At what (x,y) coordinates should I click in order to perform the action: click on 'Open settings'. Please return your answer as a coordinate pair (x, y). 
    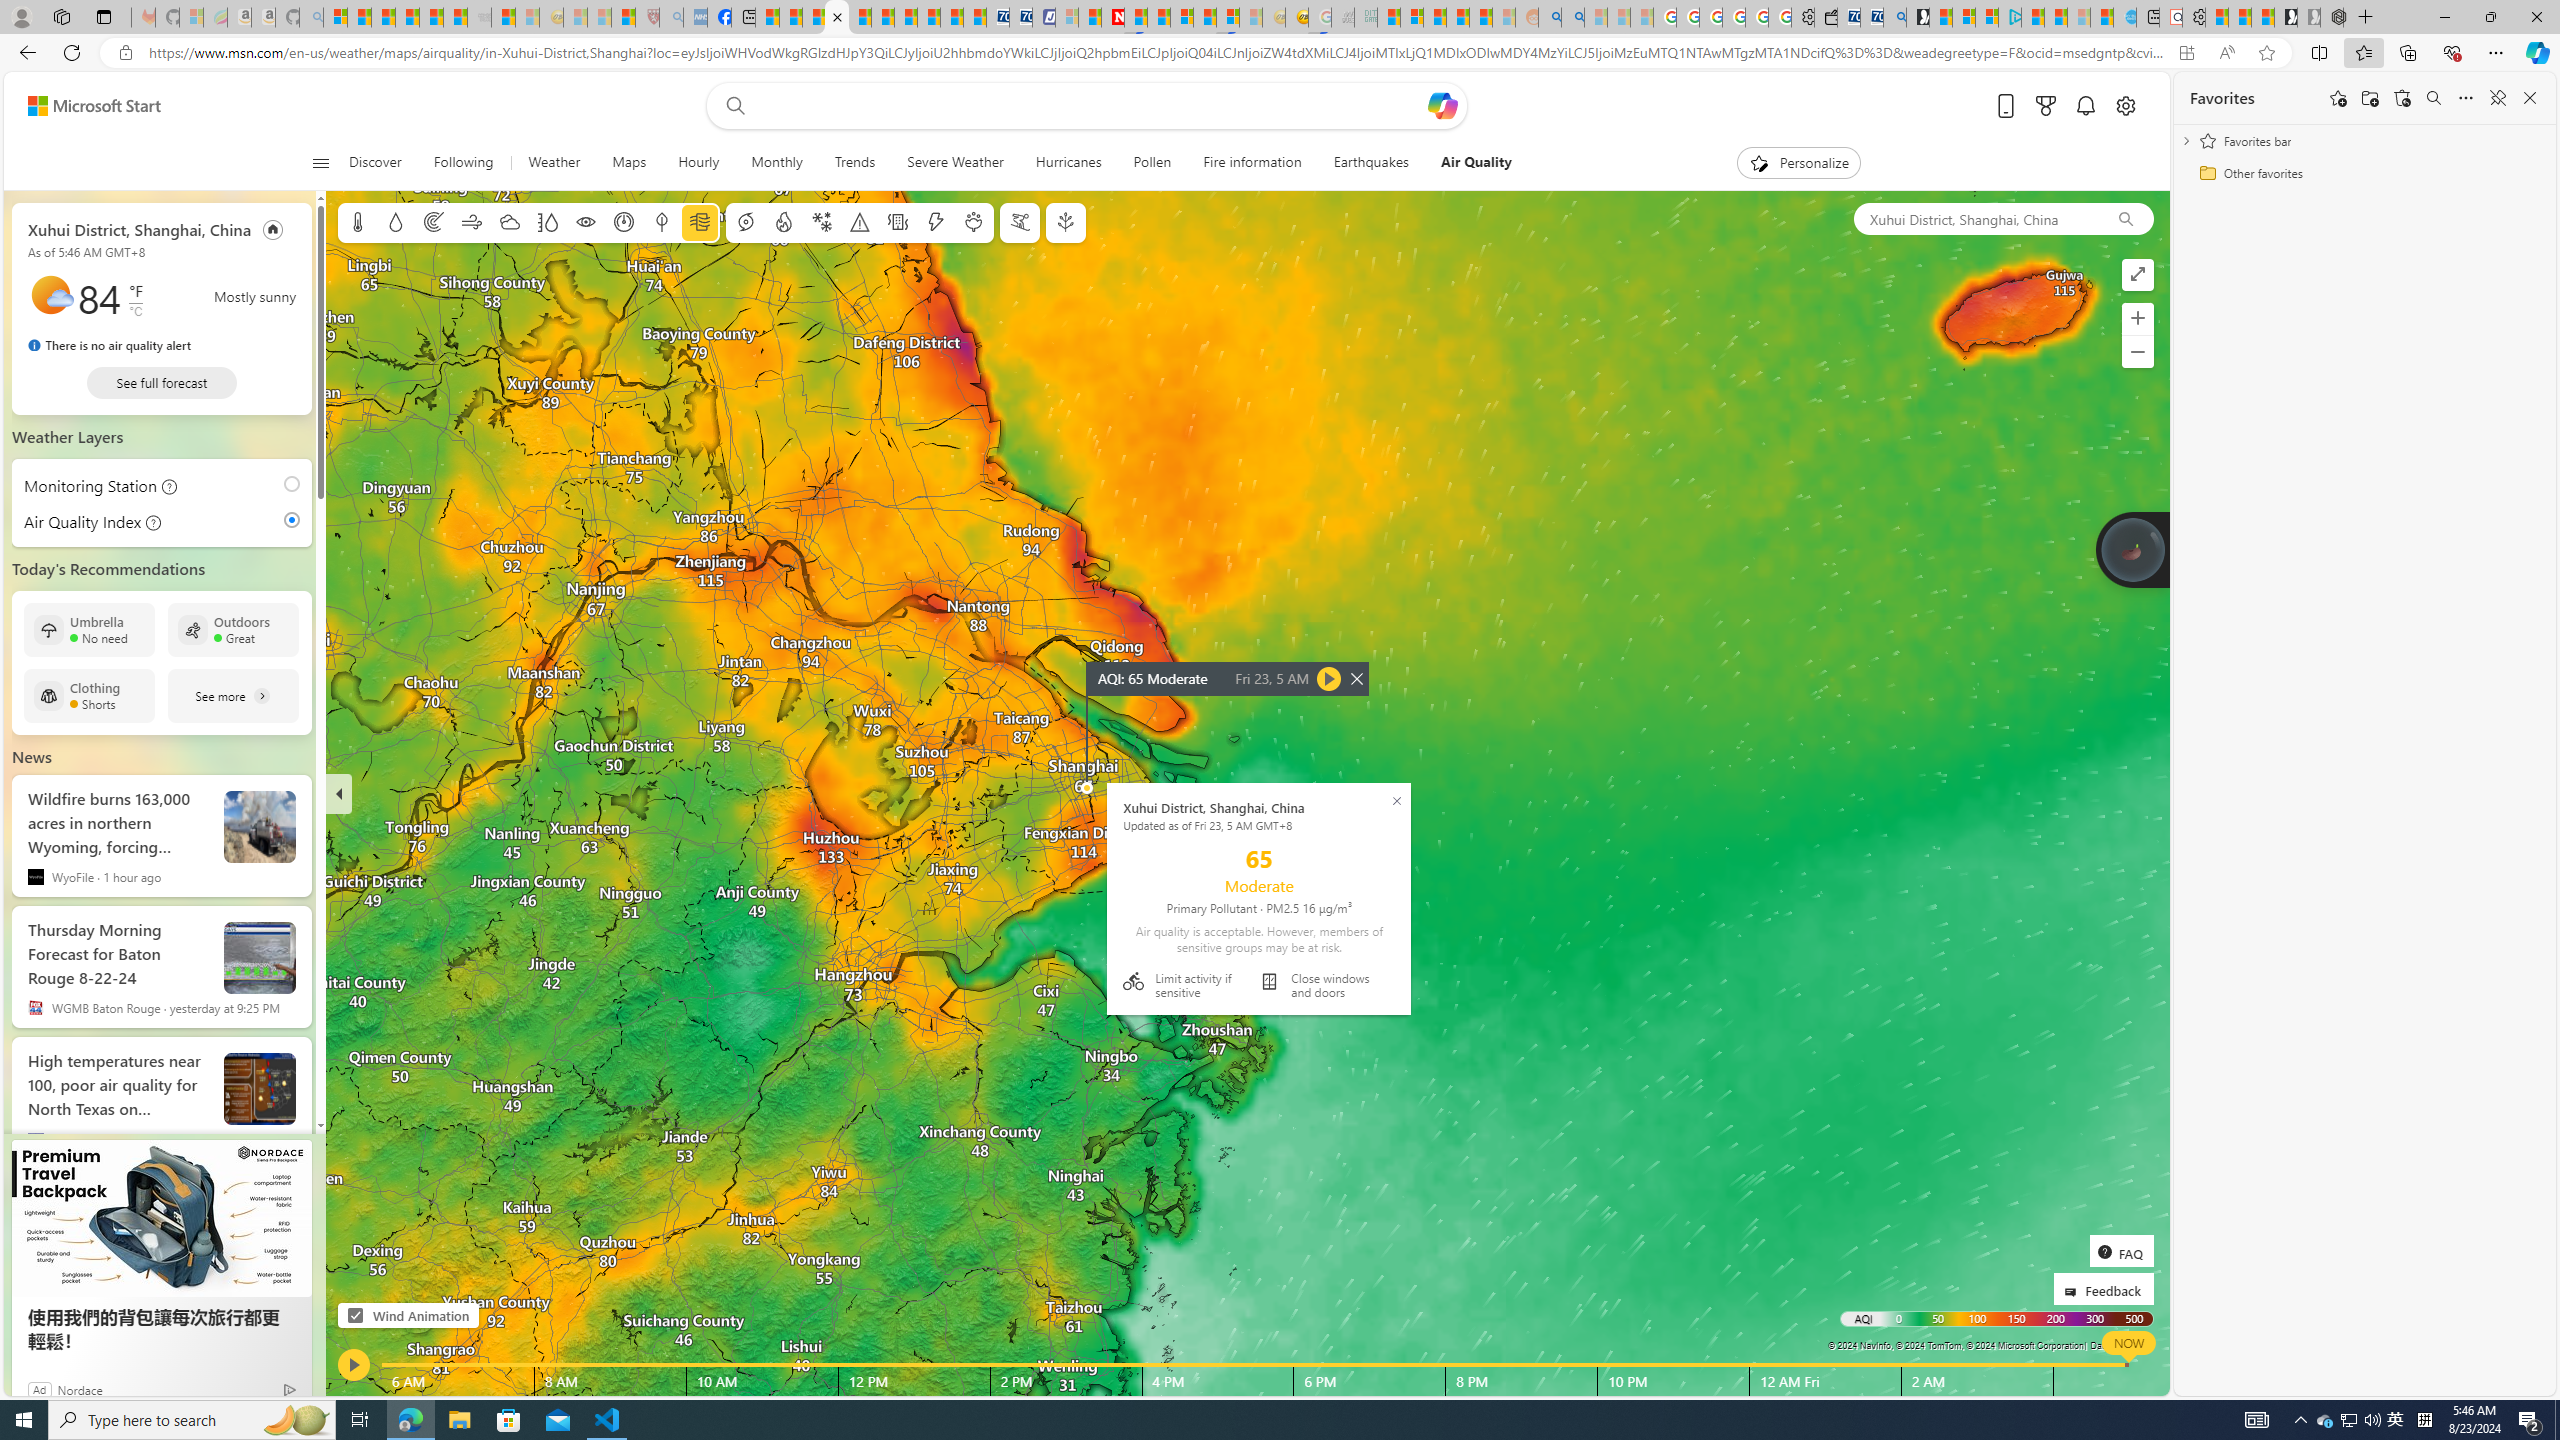
    Looking at the image, I should click on (2123, 106).